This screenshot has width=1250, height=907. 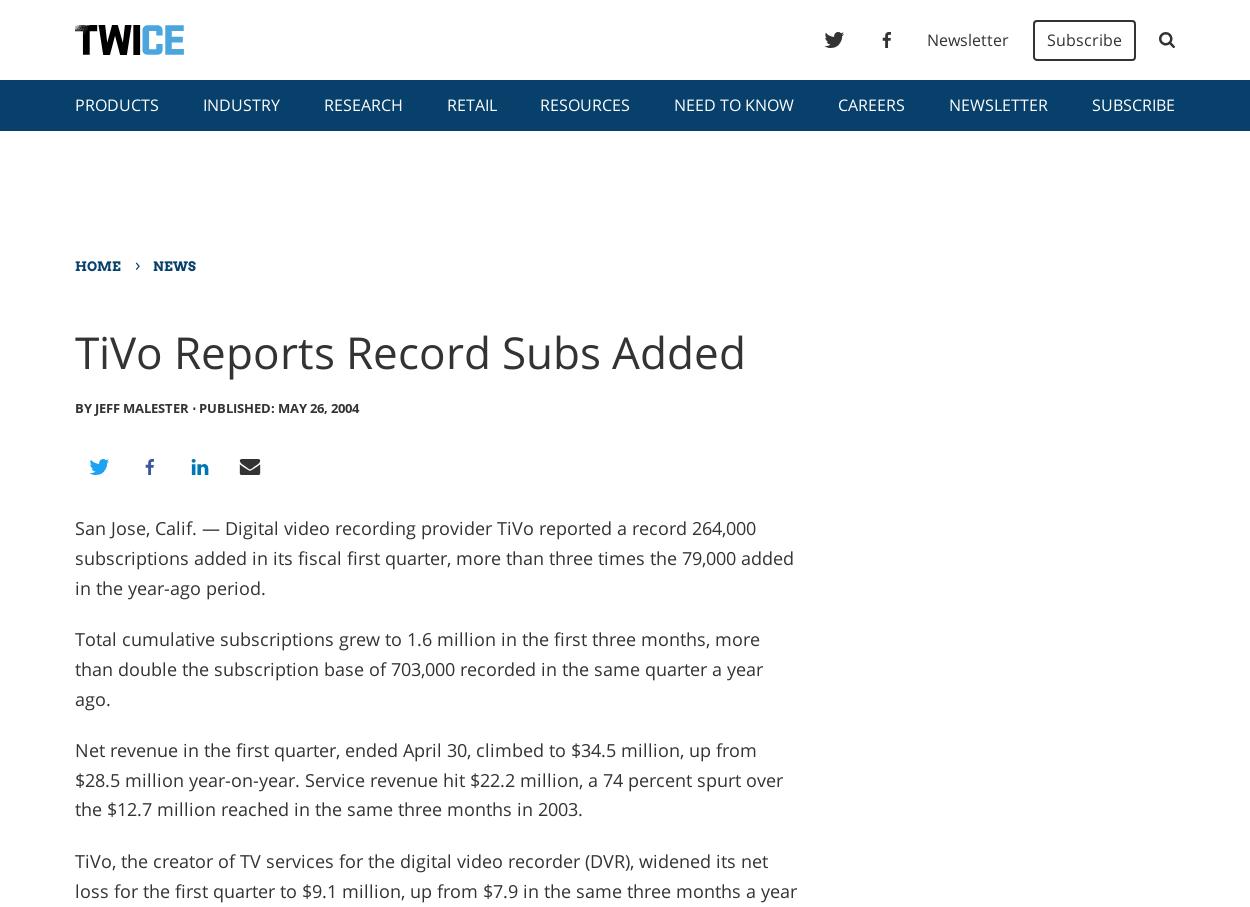 What do you see at coordinates (433, 557) in the screenshot?
I see `'San Jose, Calif. — Digital video recording provider TiVo reported a record 264,000 subscriptions added in its fiscal first quarter, more than three times the 79,000 added in the year-ago period.'` at bounding box center [433, 557].